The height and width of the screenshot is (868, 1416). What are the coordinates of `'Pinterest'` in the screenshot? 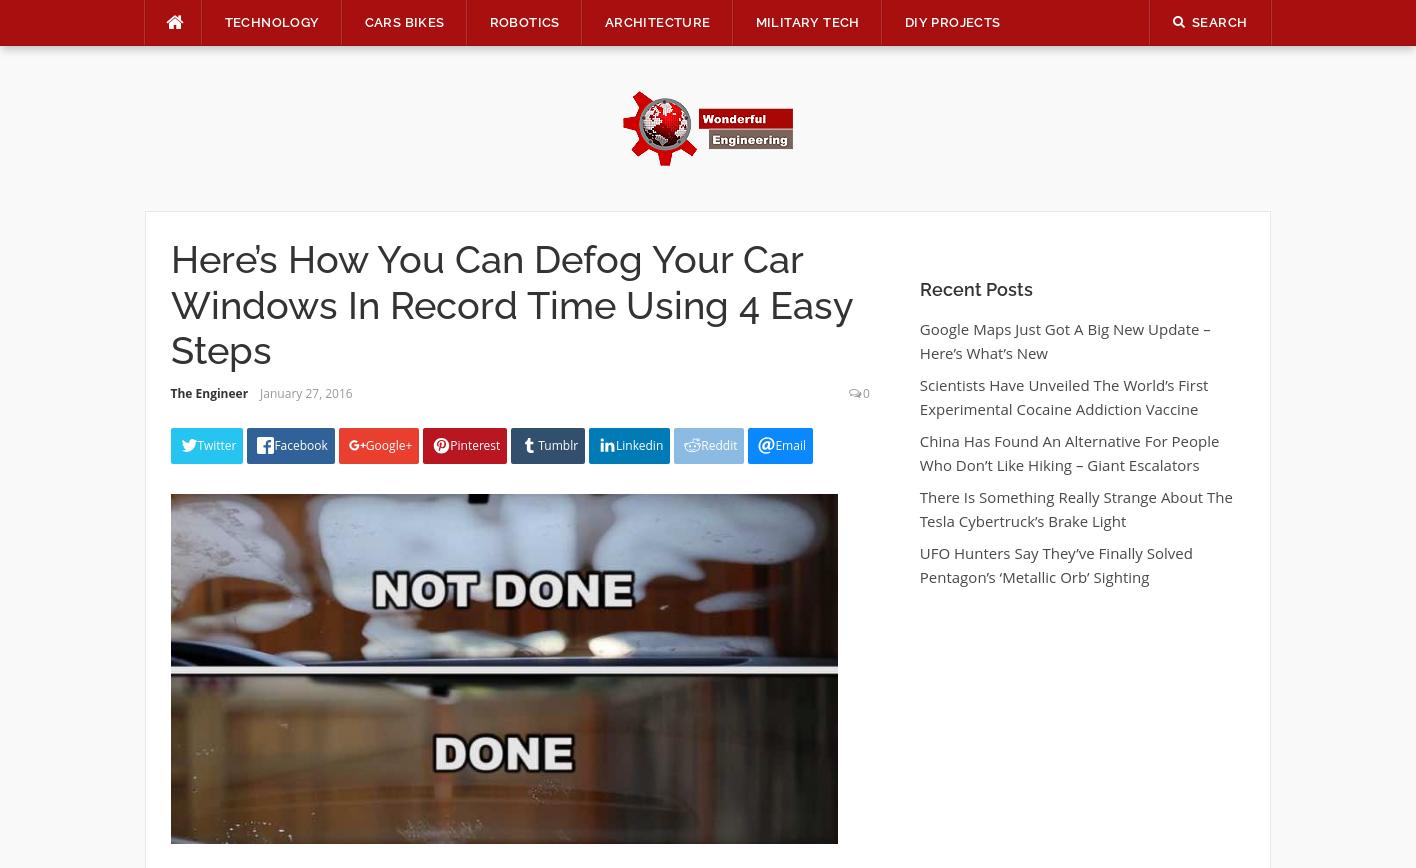 It's located at (475, 444).